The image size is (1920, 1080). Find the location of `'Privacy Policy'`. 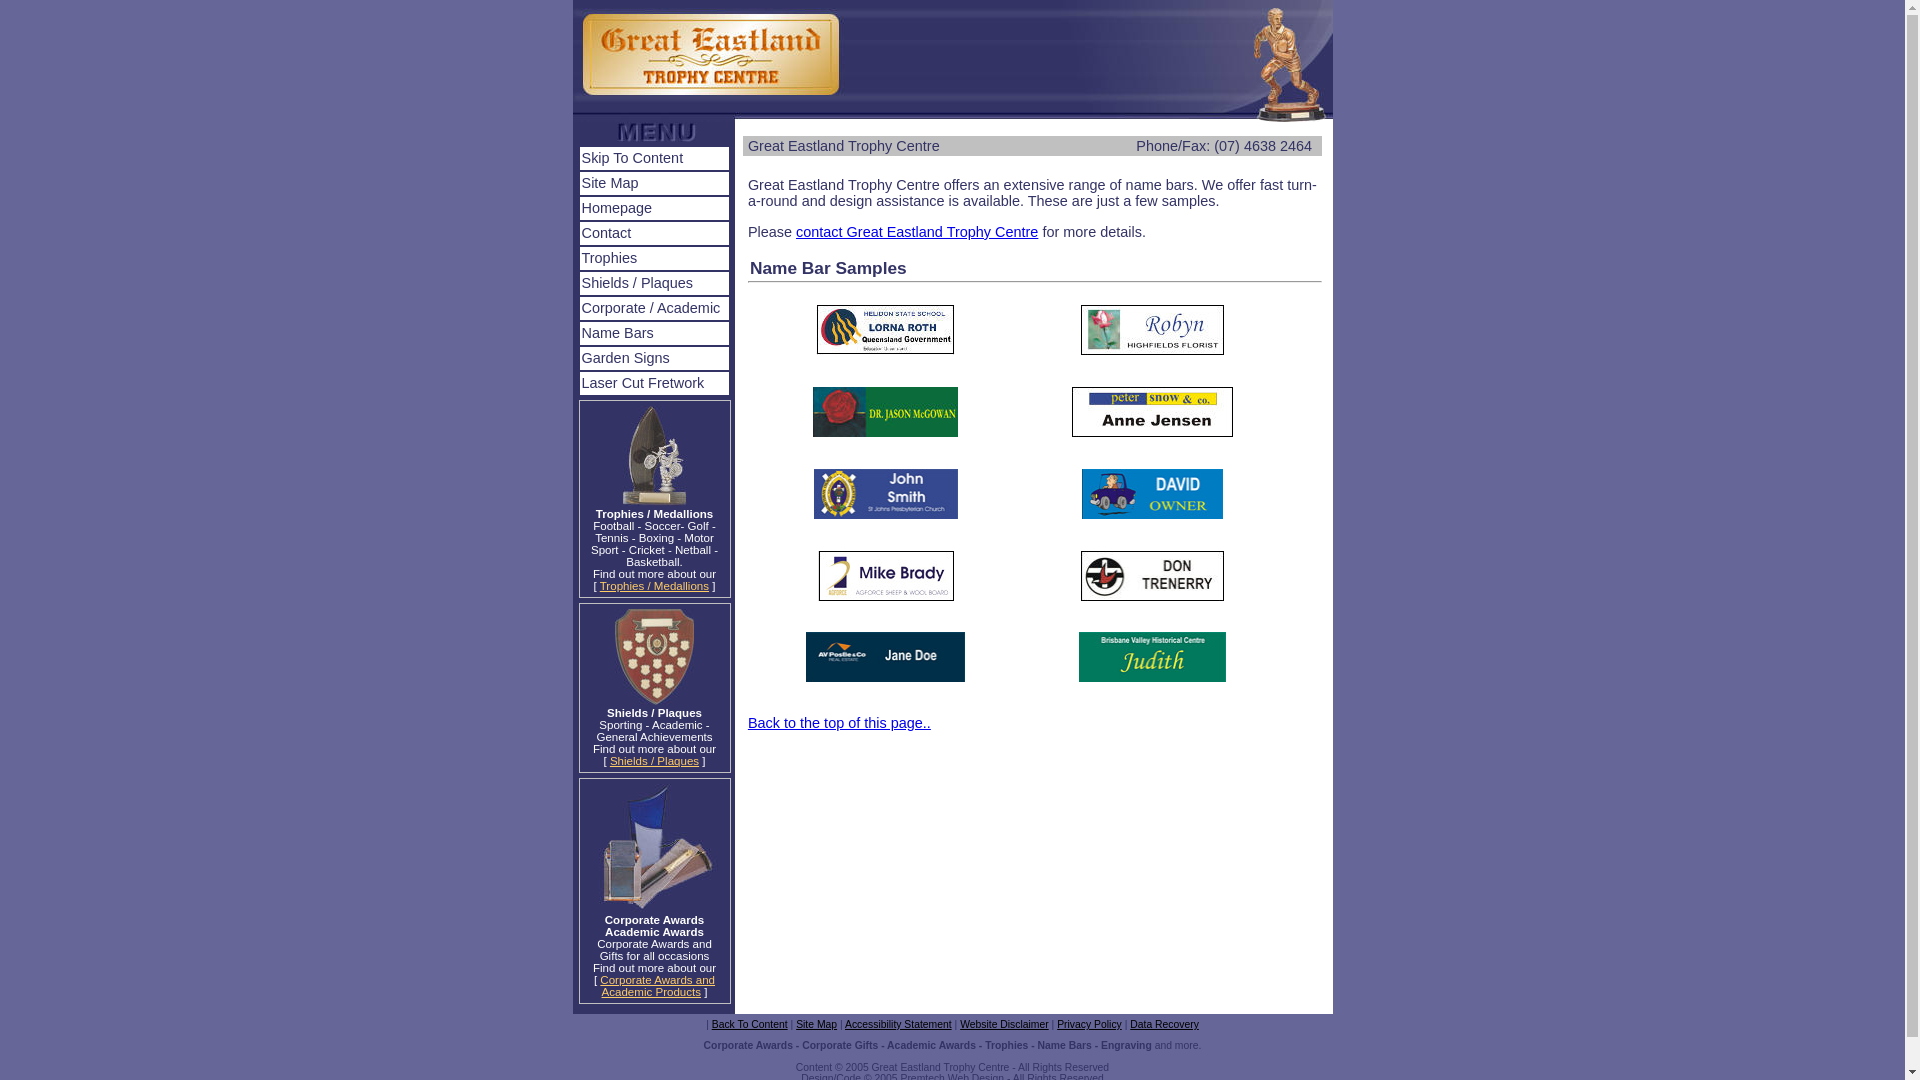

'Privacy Policy' is located at coordinates (1055, 1024).